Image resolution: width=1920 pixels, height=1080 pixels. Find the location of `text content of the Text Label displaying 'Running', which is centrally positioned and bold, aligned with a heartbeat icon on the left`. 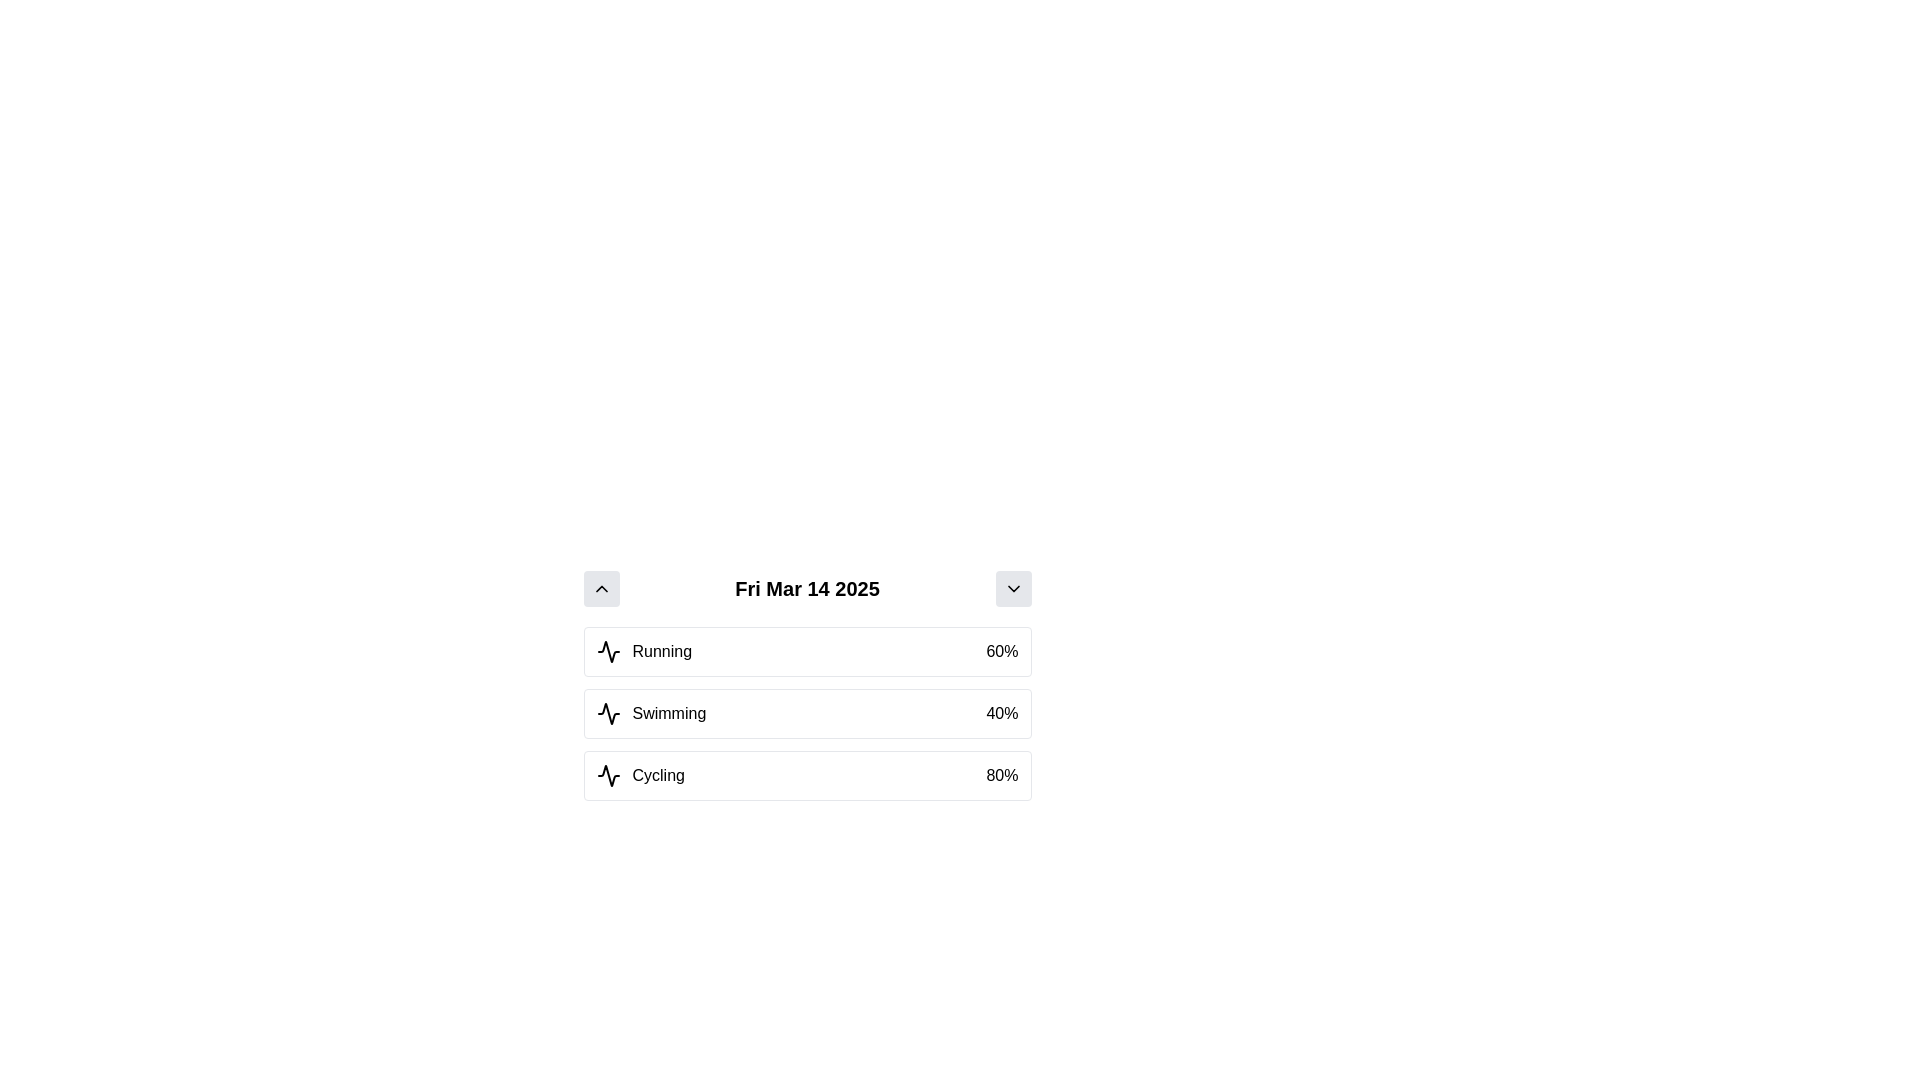

text content of the Text Label displaying 'Running', which is centrally positioned and bold, aligned with a heartbeat icon on the left is located at coordinates (644, 651).